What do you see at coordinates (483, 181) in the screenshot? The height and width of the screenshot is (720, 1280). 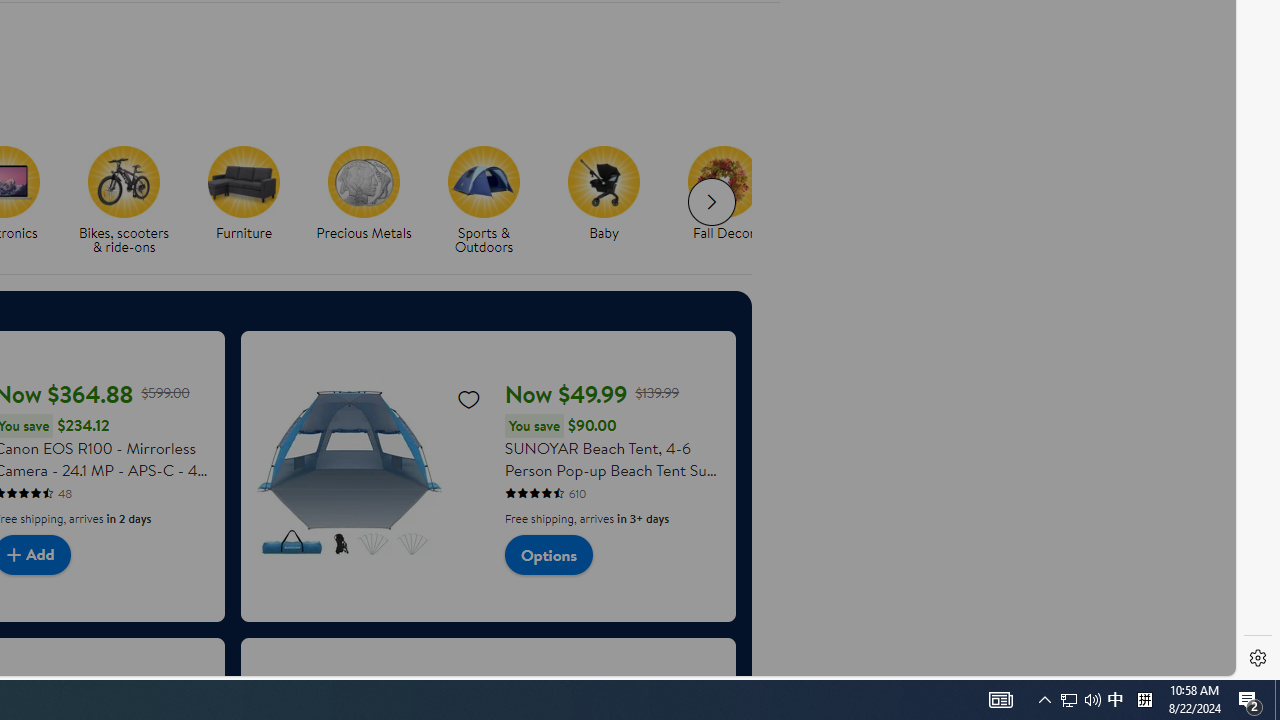 I see `'Sports & Outdoors'` at bounding box center [483, 181].